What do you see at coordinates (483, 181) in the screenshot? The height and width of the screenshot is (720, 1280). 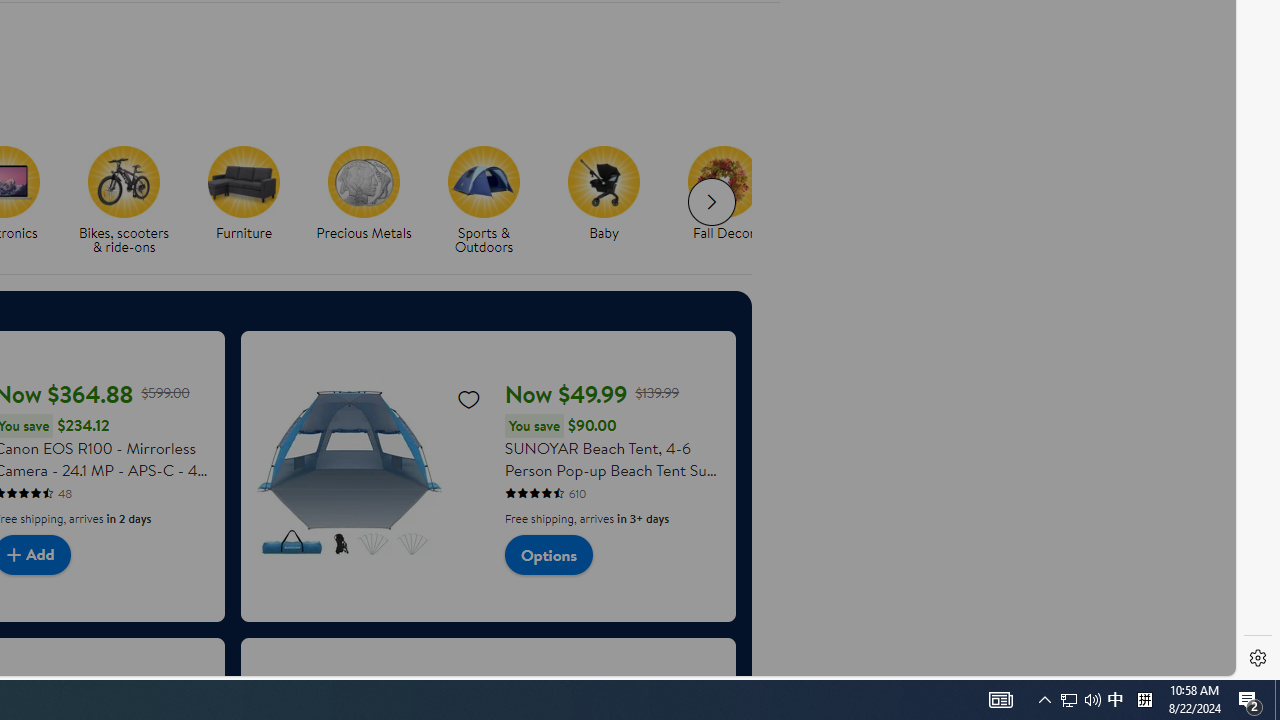 I see `'Sports & Outdoors'` at bounding box center [483, 181].